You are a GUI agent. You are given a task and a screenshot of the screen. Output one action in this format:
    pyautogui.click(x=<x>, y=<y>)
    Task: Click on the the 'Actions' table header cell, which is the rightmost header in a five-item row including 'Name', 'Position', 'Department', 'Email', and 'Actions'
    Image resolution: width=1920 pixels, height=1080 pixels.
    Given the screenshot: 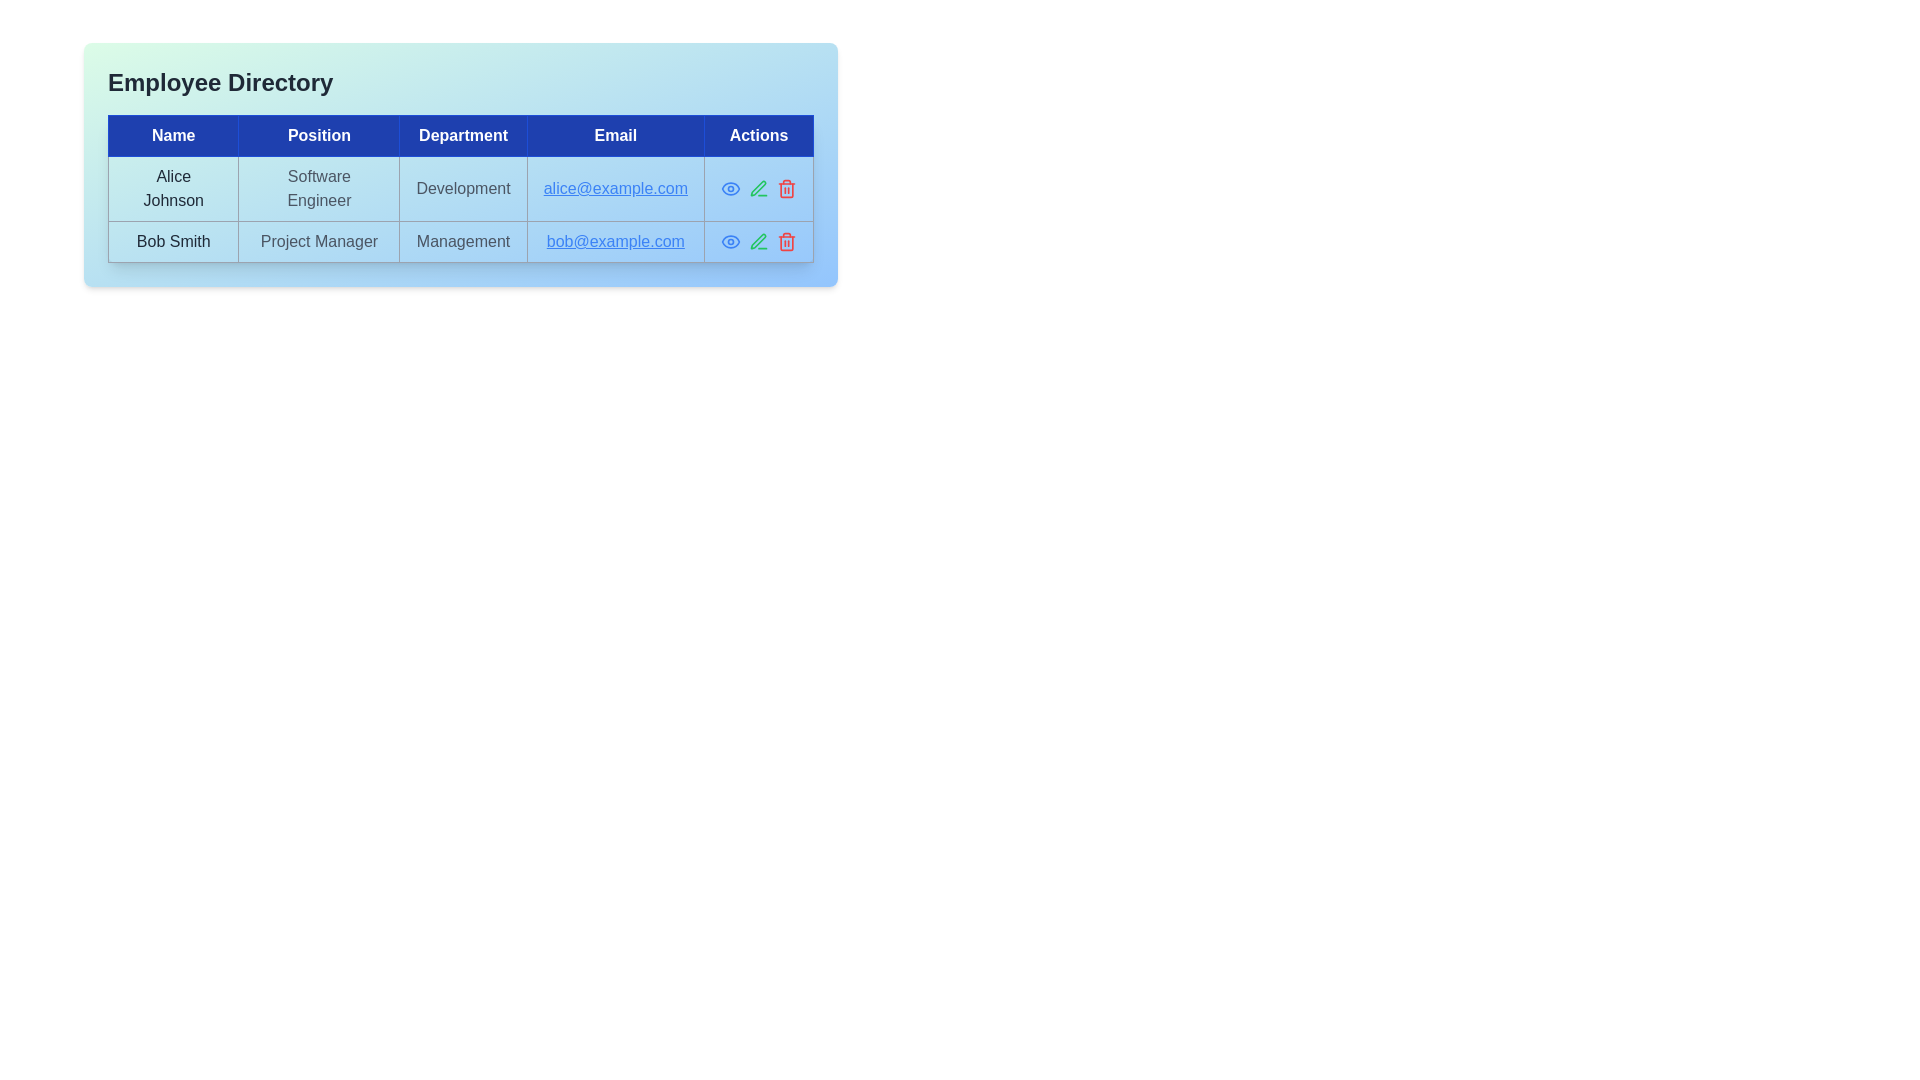 What is the action you would take?
    pyautogui.click(x=757, y=135)
    